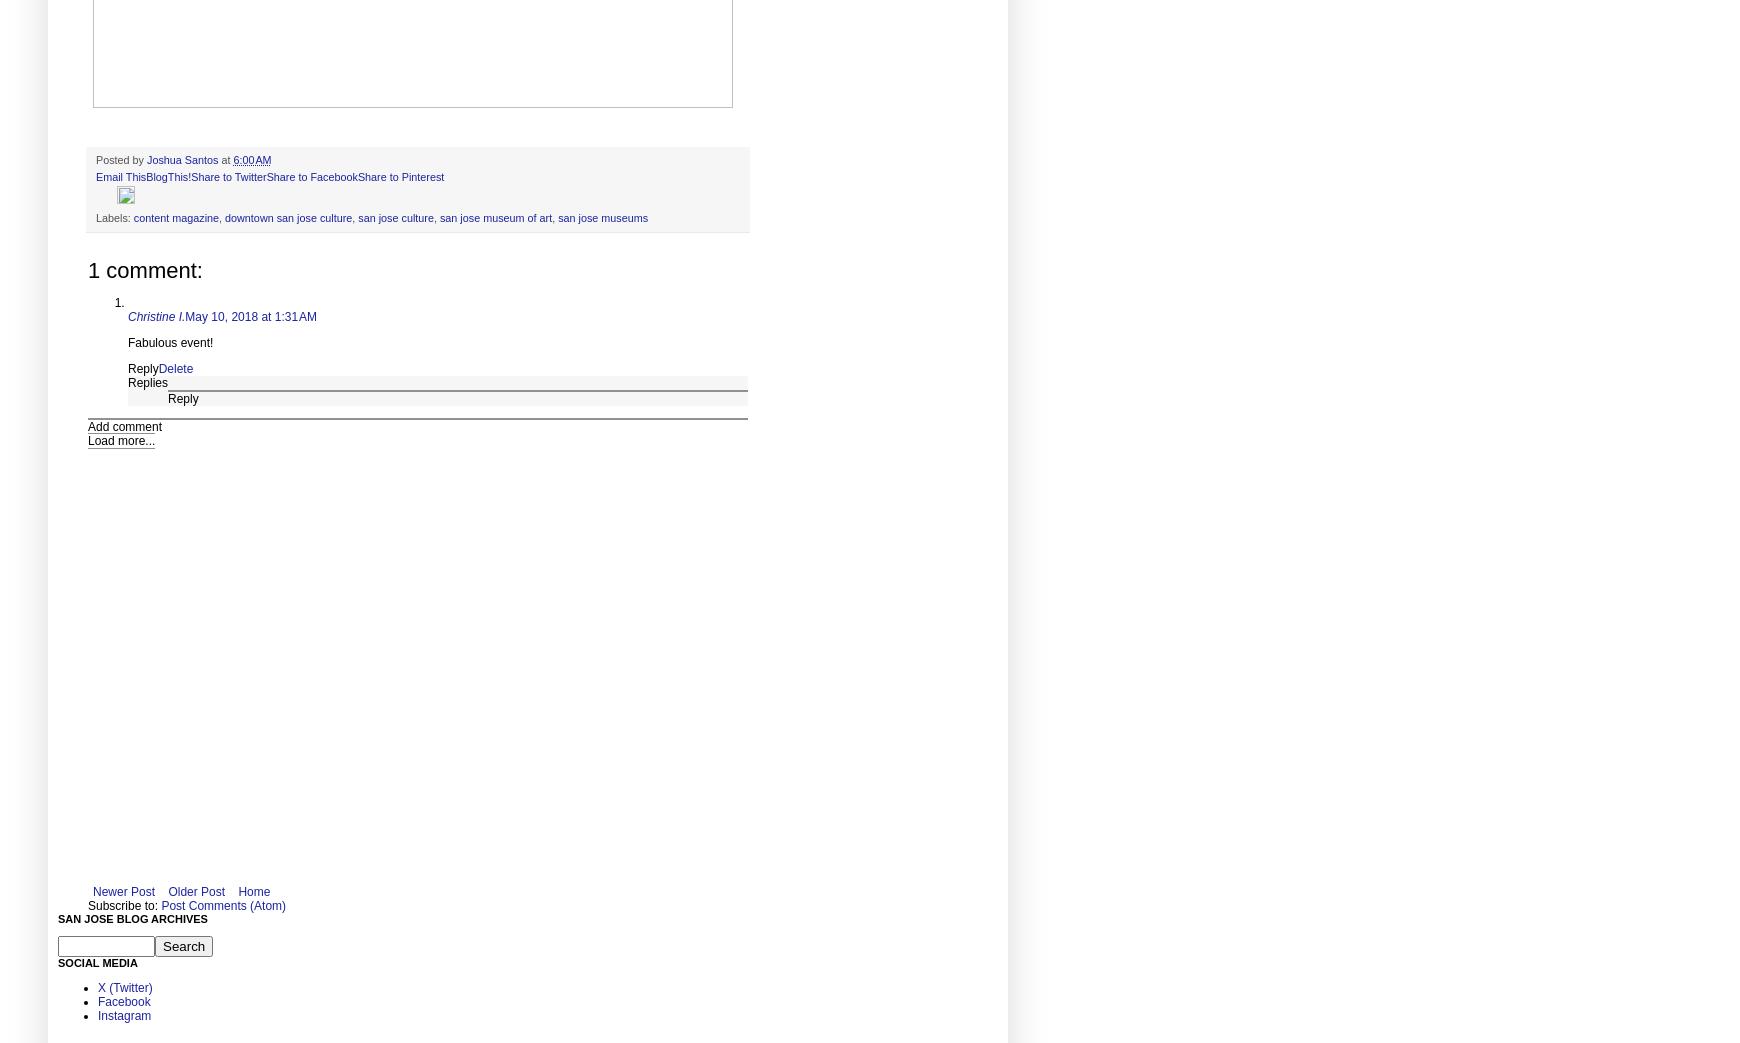 The height and width of the screenshot is (1043, 1740). What do you see at coordinates (167, 175) in the screenshot?
I see `'BlogThis!'` at bounding box center [167, 175].